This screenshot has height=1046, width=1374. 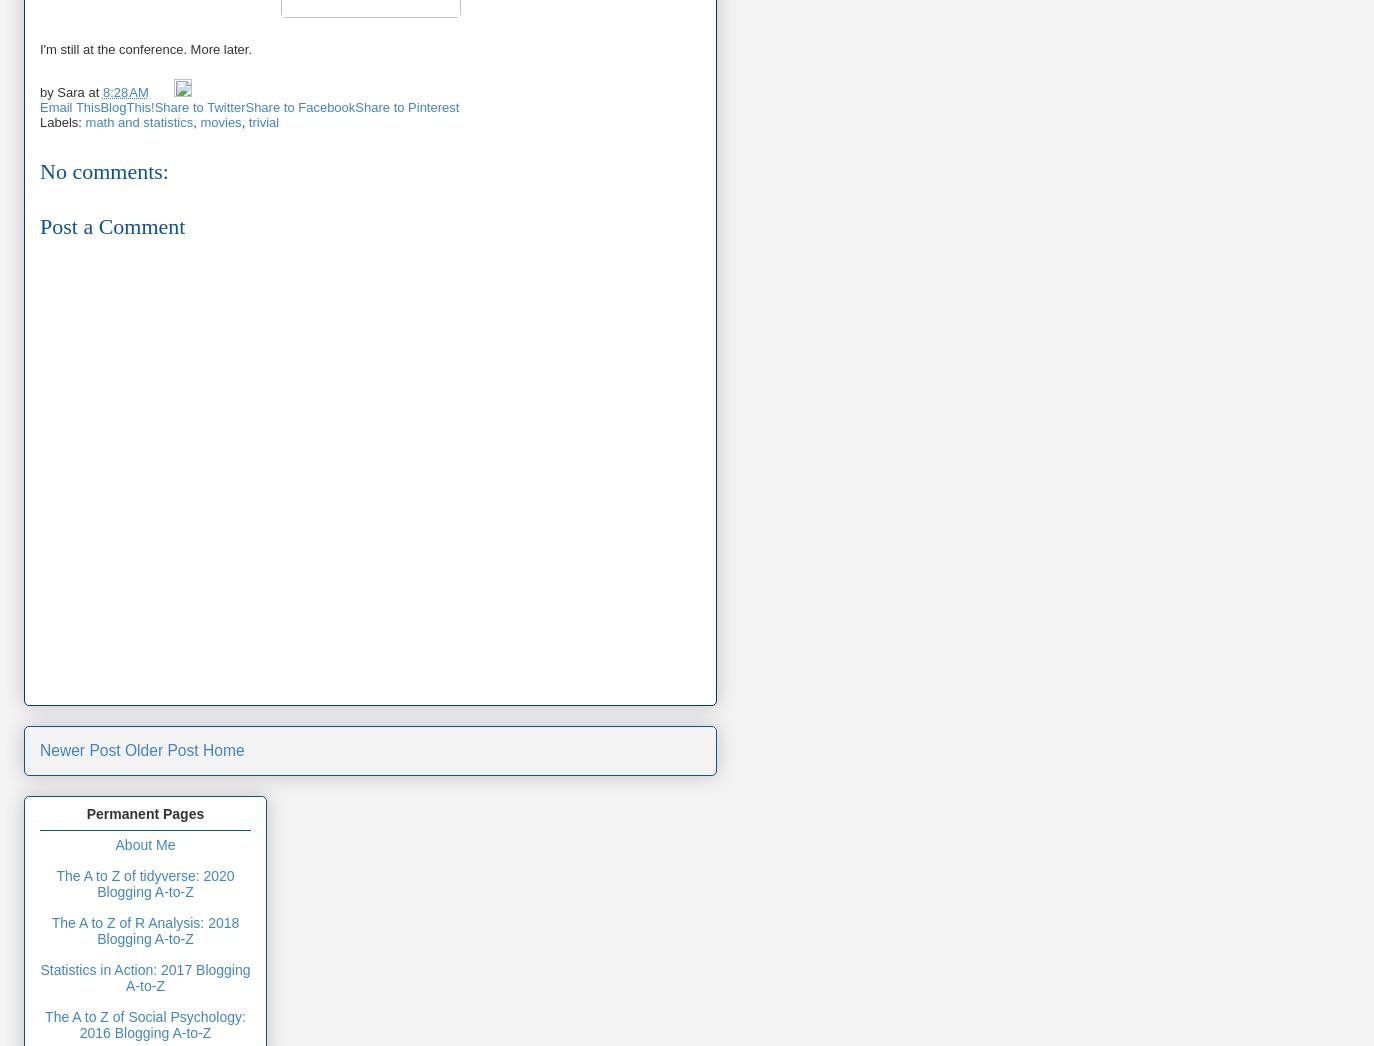 What do you see at coordinates (69, 91) in the screenshot?
I see `'Sara'` at bounding box center [69, 91].